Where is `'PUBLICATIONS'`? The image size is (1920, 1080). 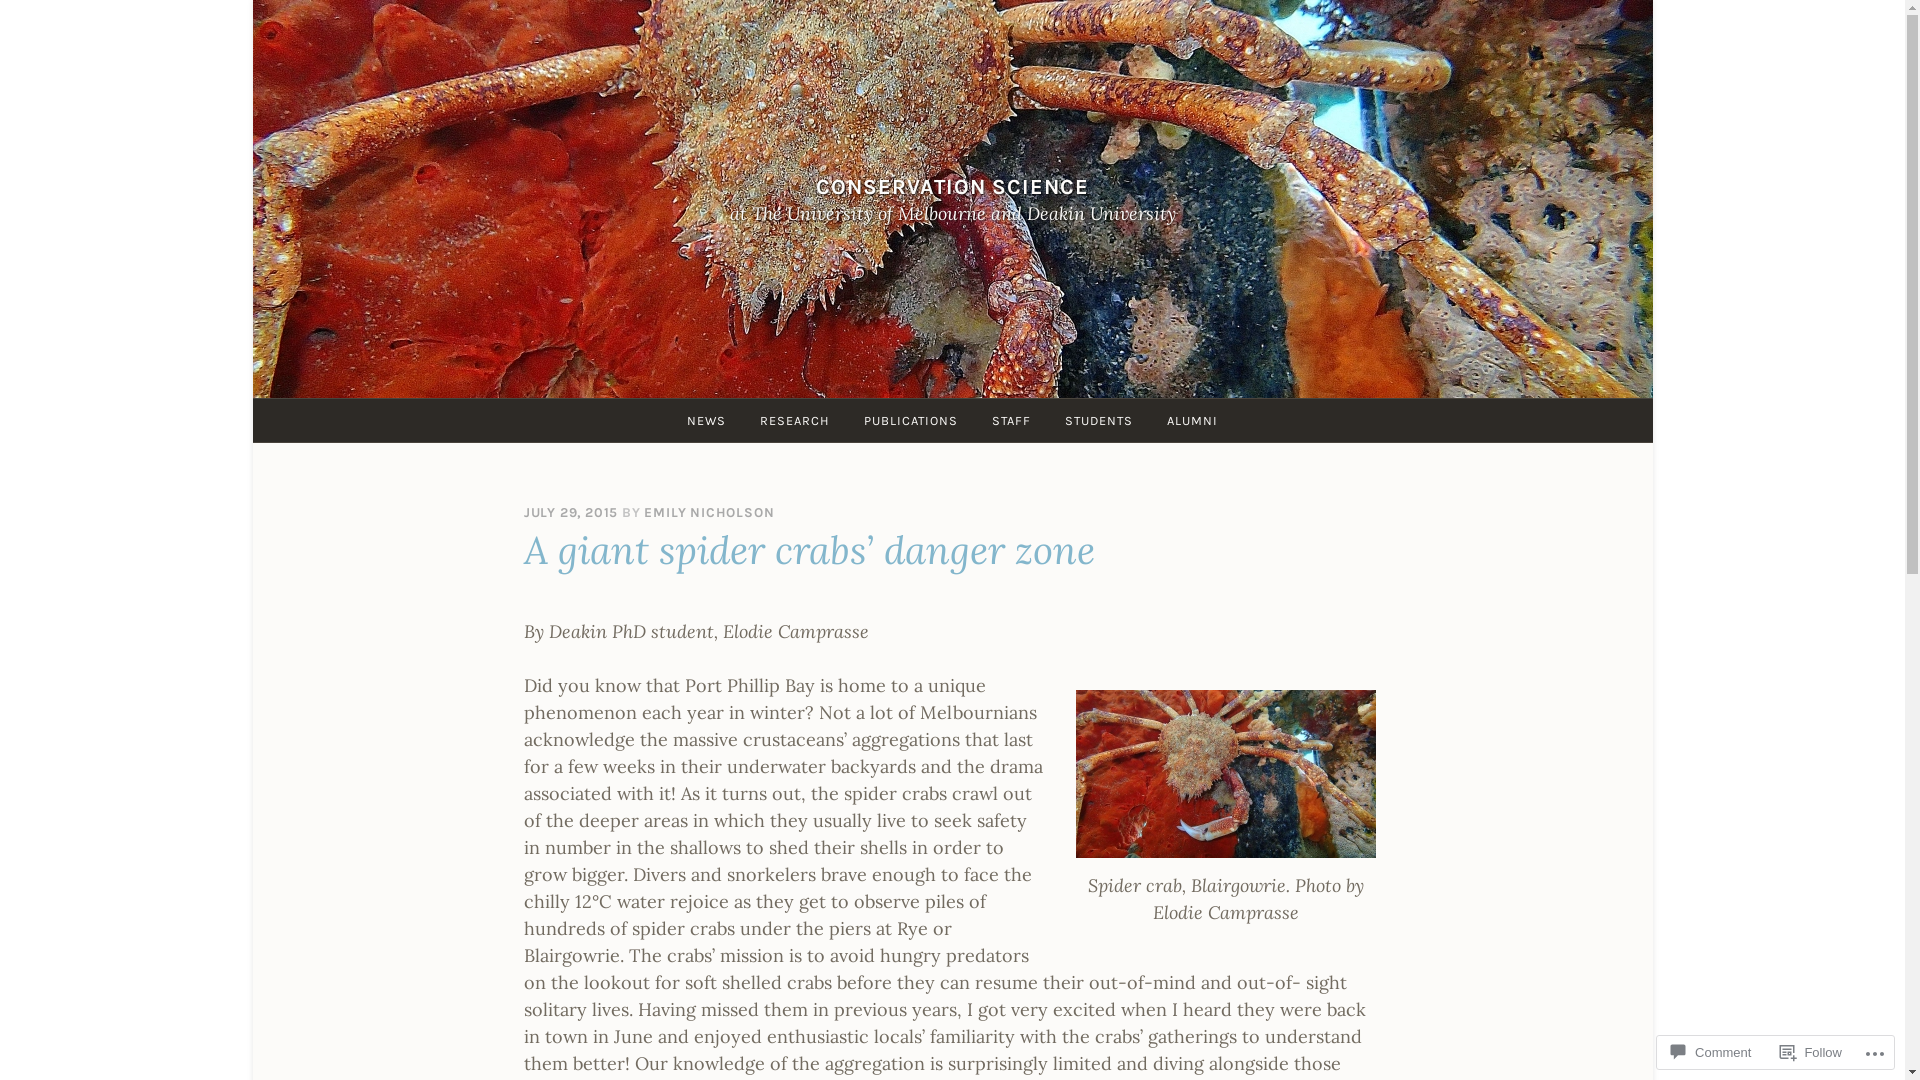 'PUBLICATIONS' is located at coordinates (910, 419).